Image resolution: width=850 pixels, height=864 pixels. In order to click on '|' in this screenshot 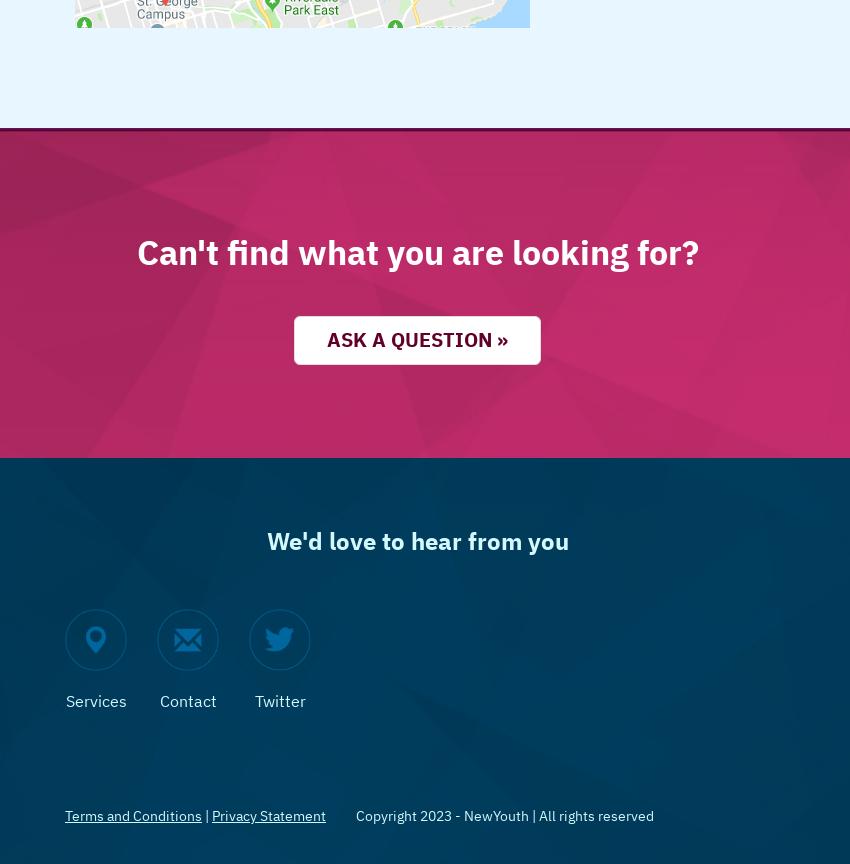, I will do `click(205, 814)`.